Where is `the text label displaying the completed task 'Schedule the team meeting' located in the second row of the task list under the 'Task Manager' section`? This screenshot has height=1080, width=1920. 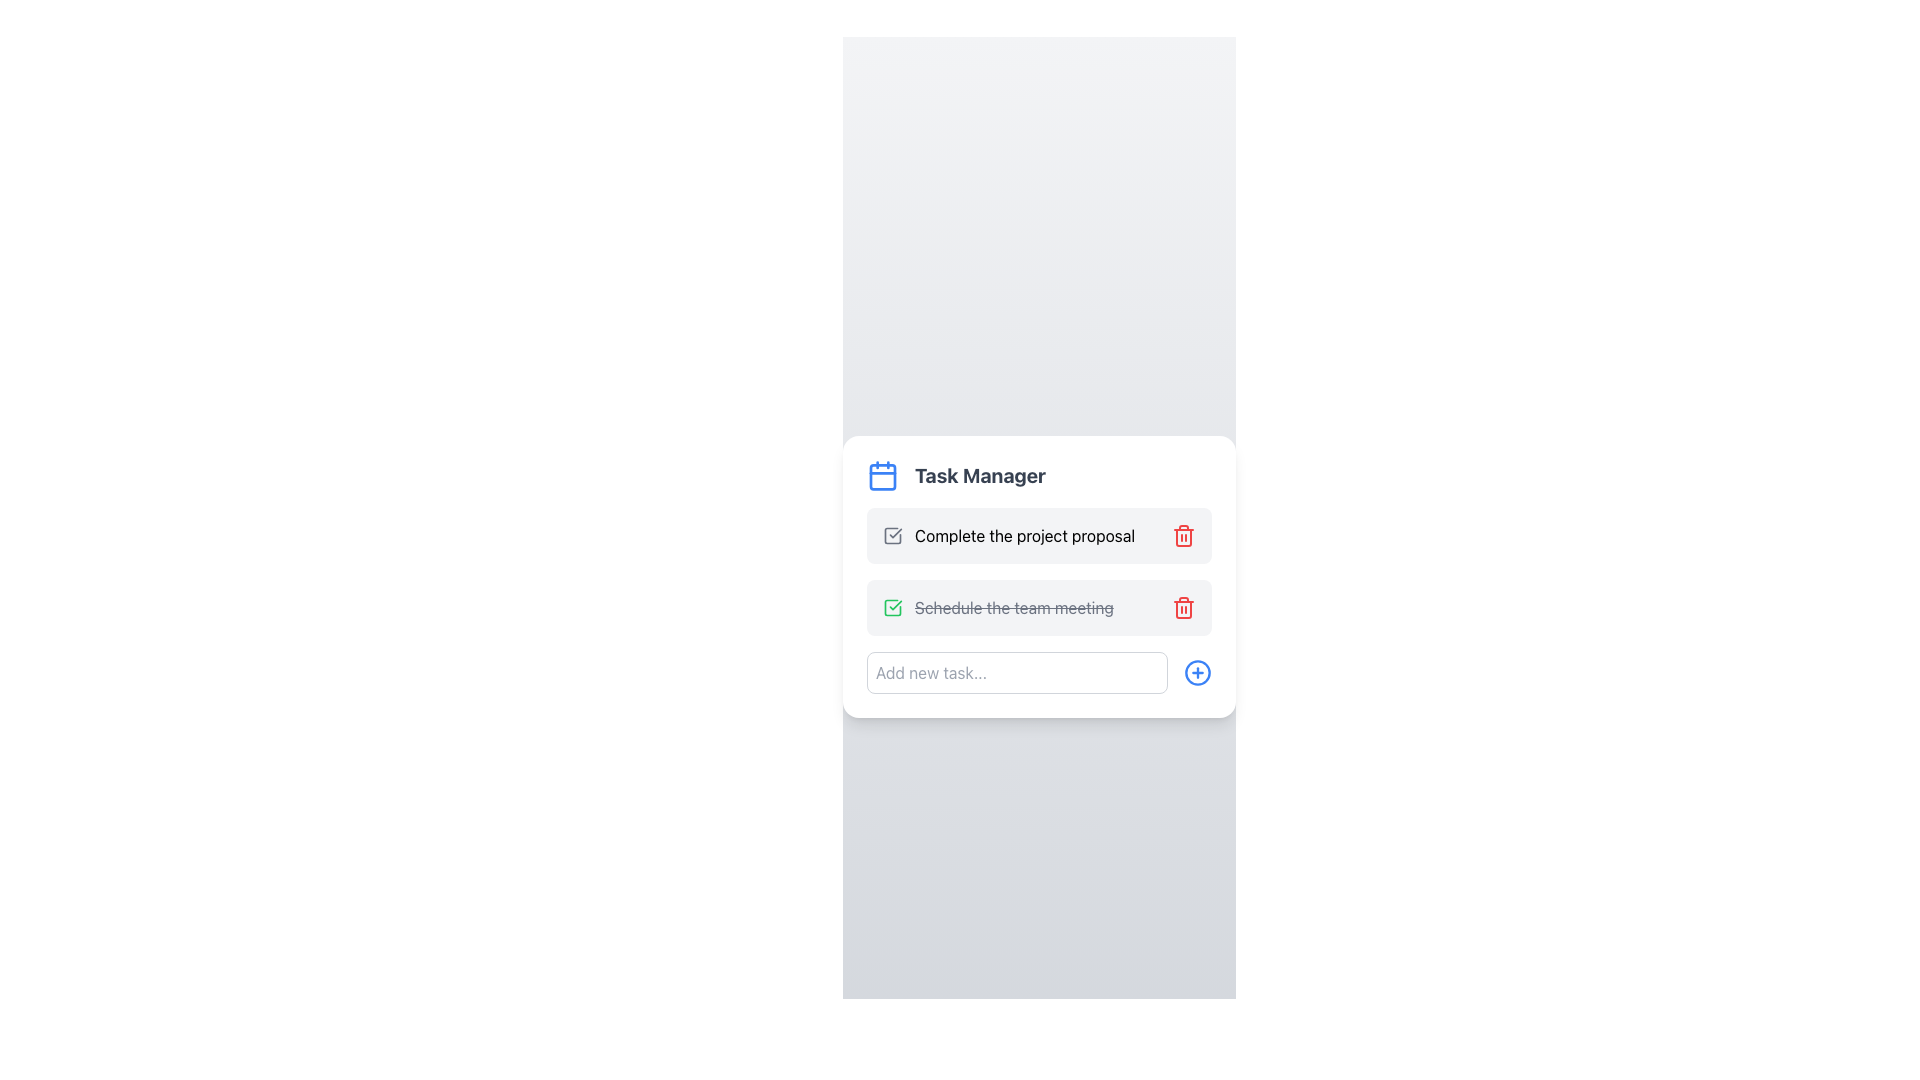 the text label displaying the completed task 'Schedule the team meeting' located in the second row of the task list under the 'Task Manager' section is located at coordinates (1014, 607).